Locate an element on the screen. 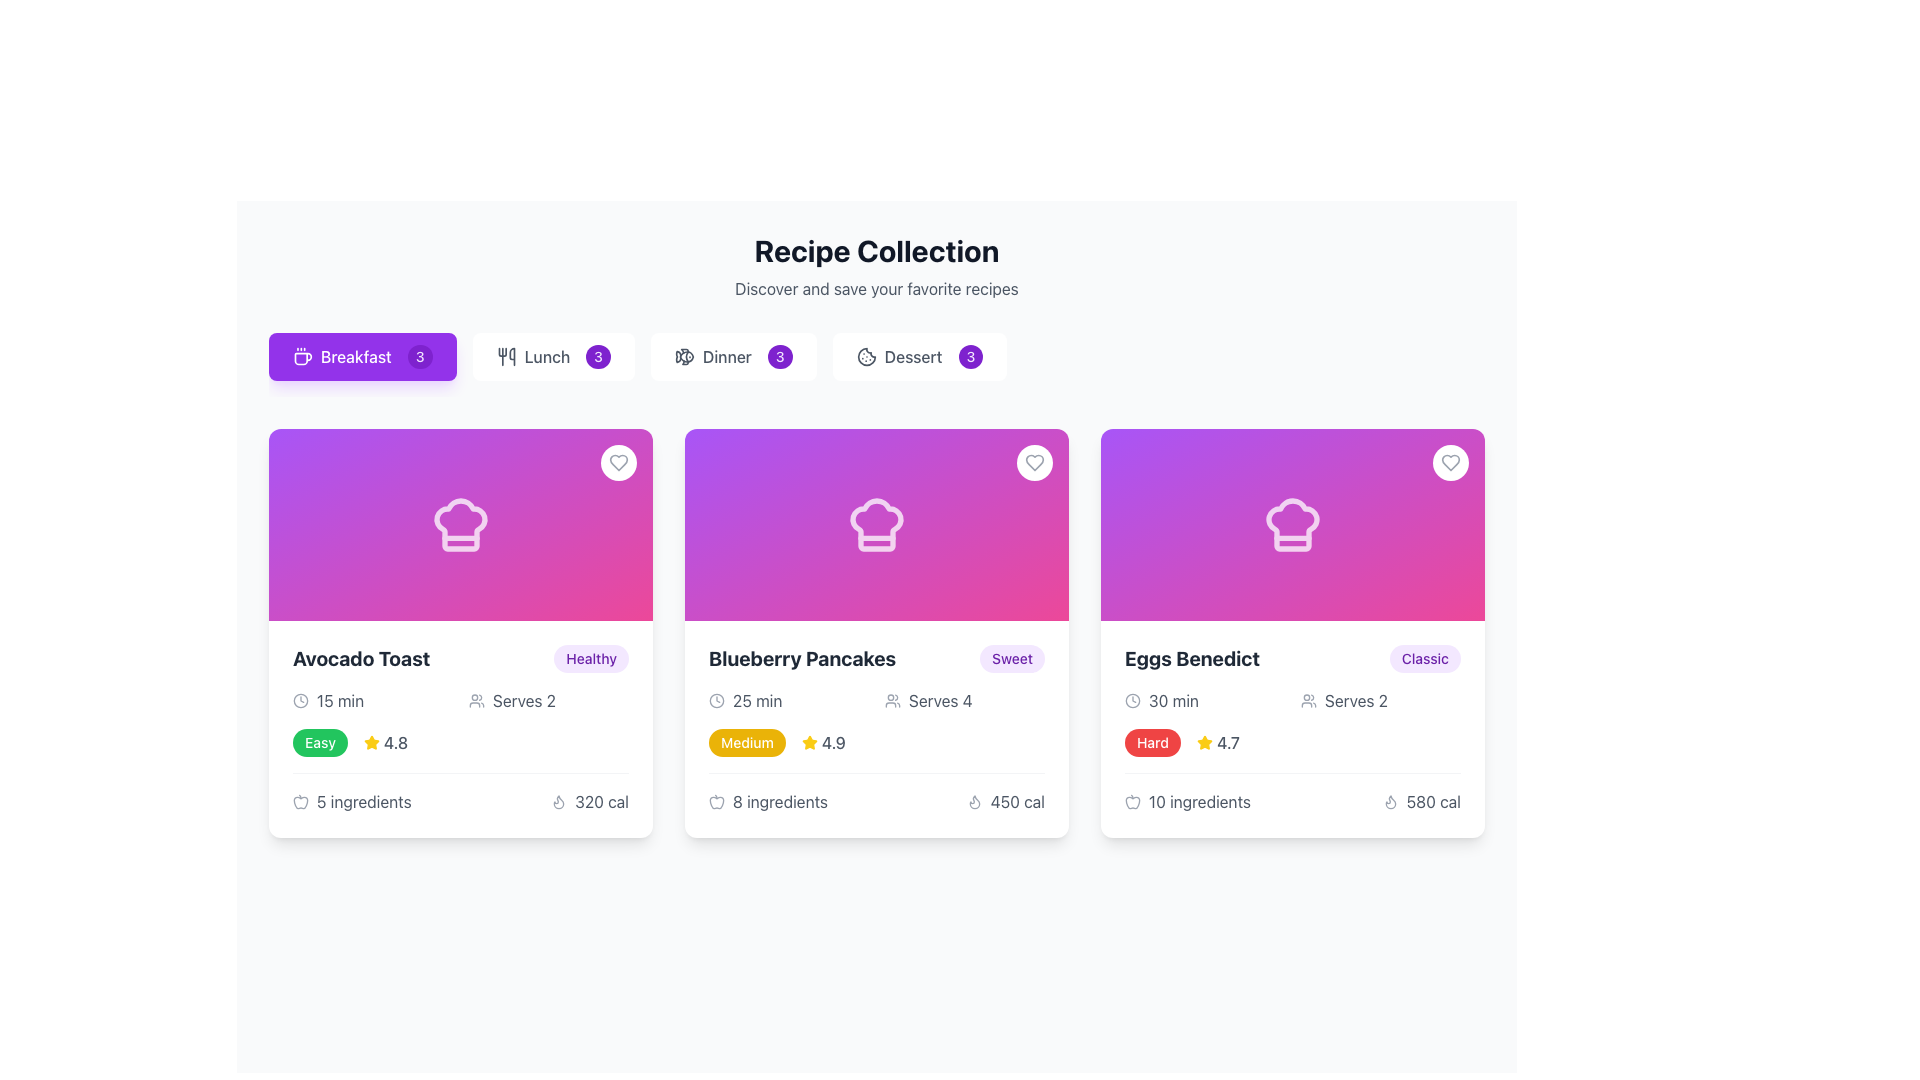  the lower half of the second information card in a horizontally aligned list of three cards is located at coordinates (877, 729).